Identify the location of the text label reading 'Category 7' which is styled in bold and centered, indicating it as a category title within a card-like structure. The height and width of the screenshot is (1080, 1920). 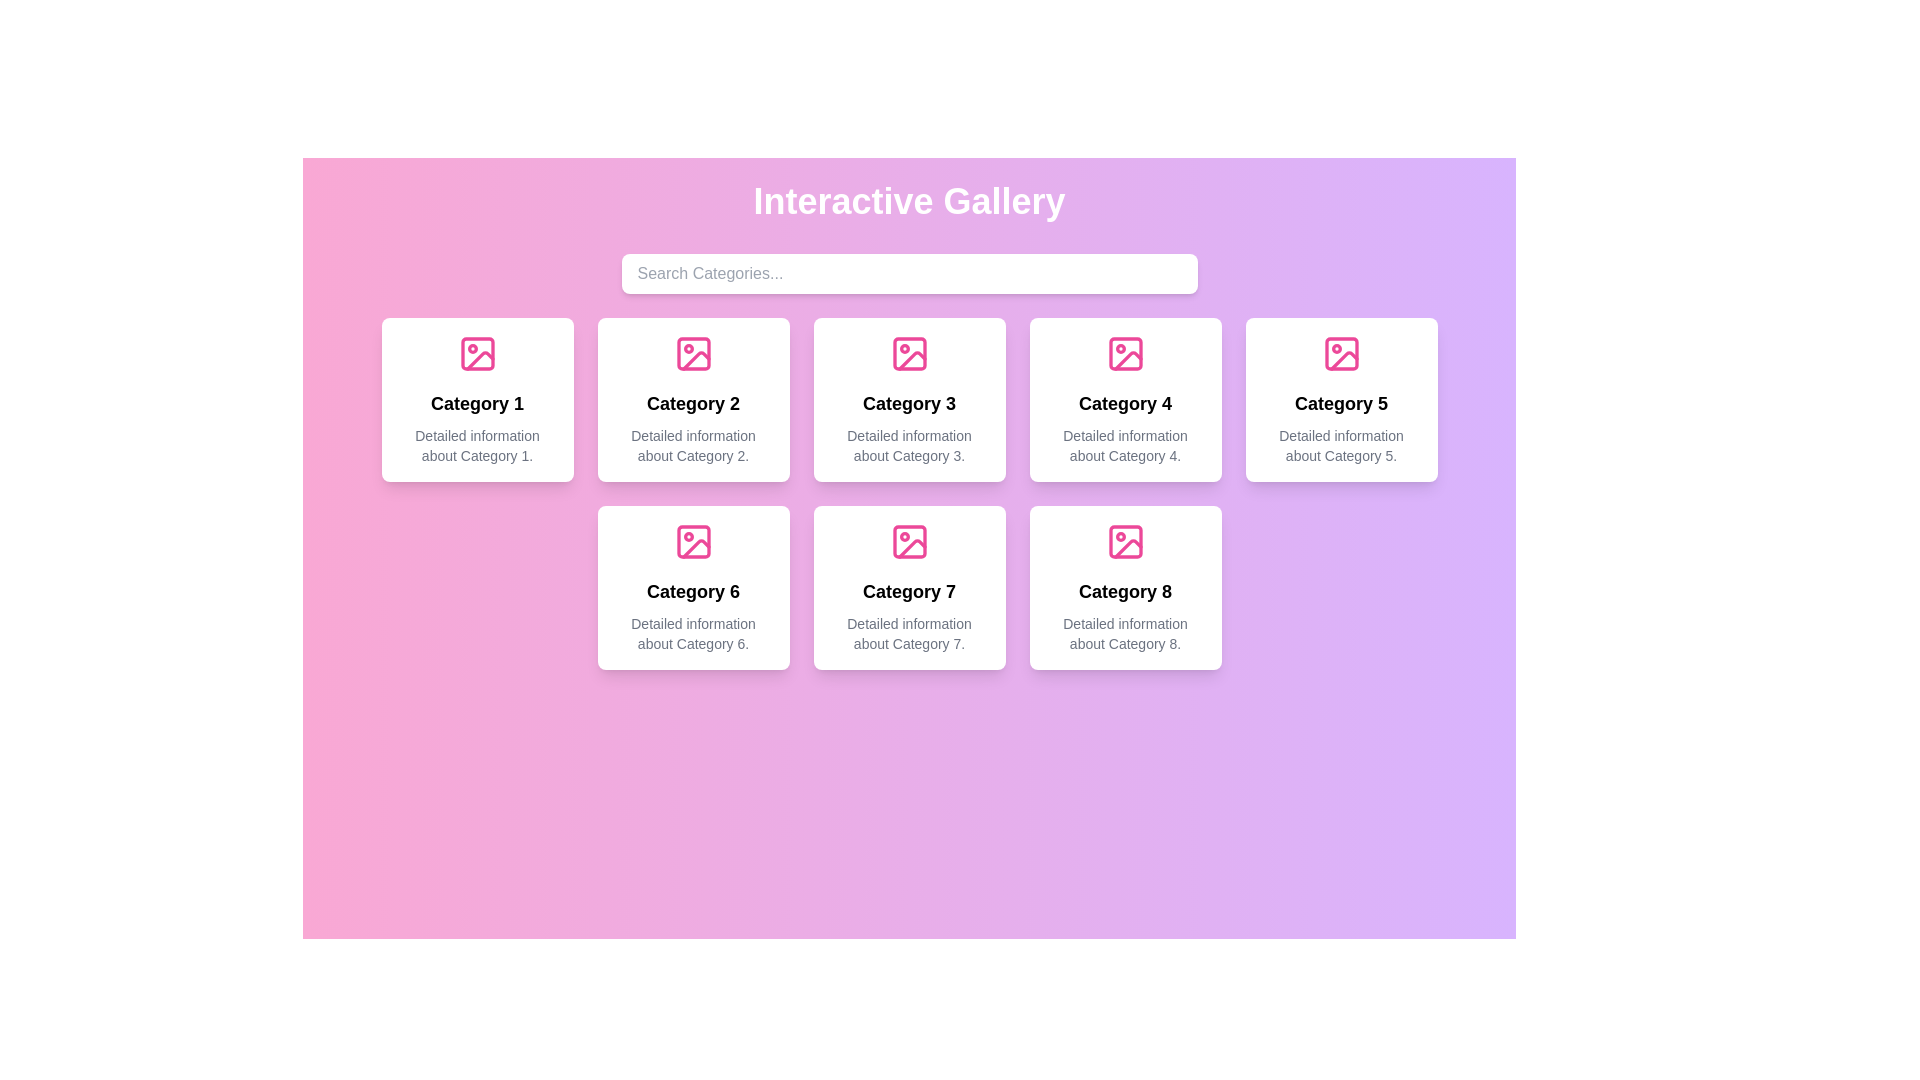
(908, 590).